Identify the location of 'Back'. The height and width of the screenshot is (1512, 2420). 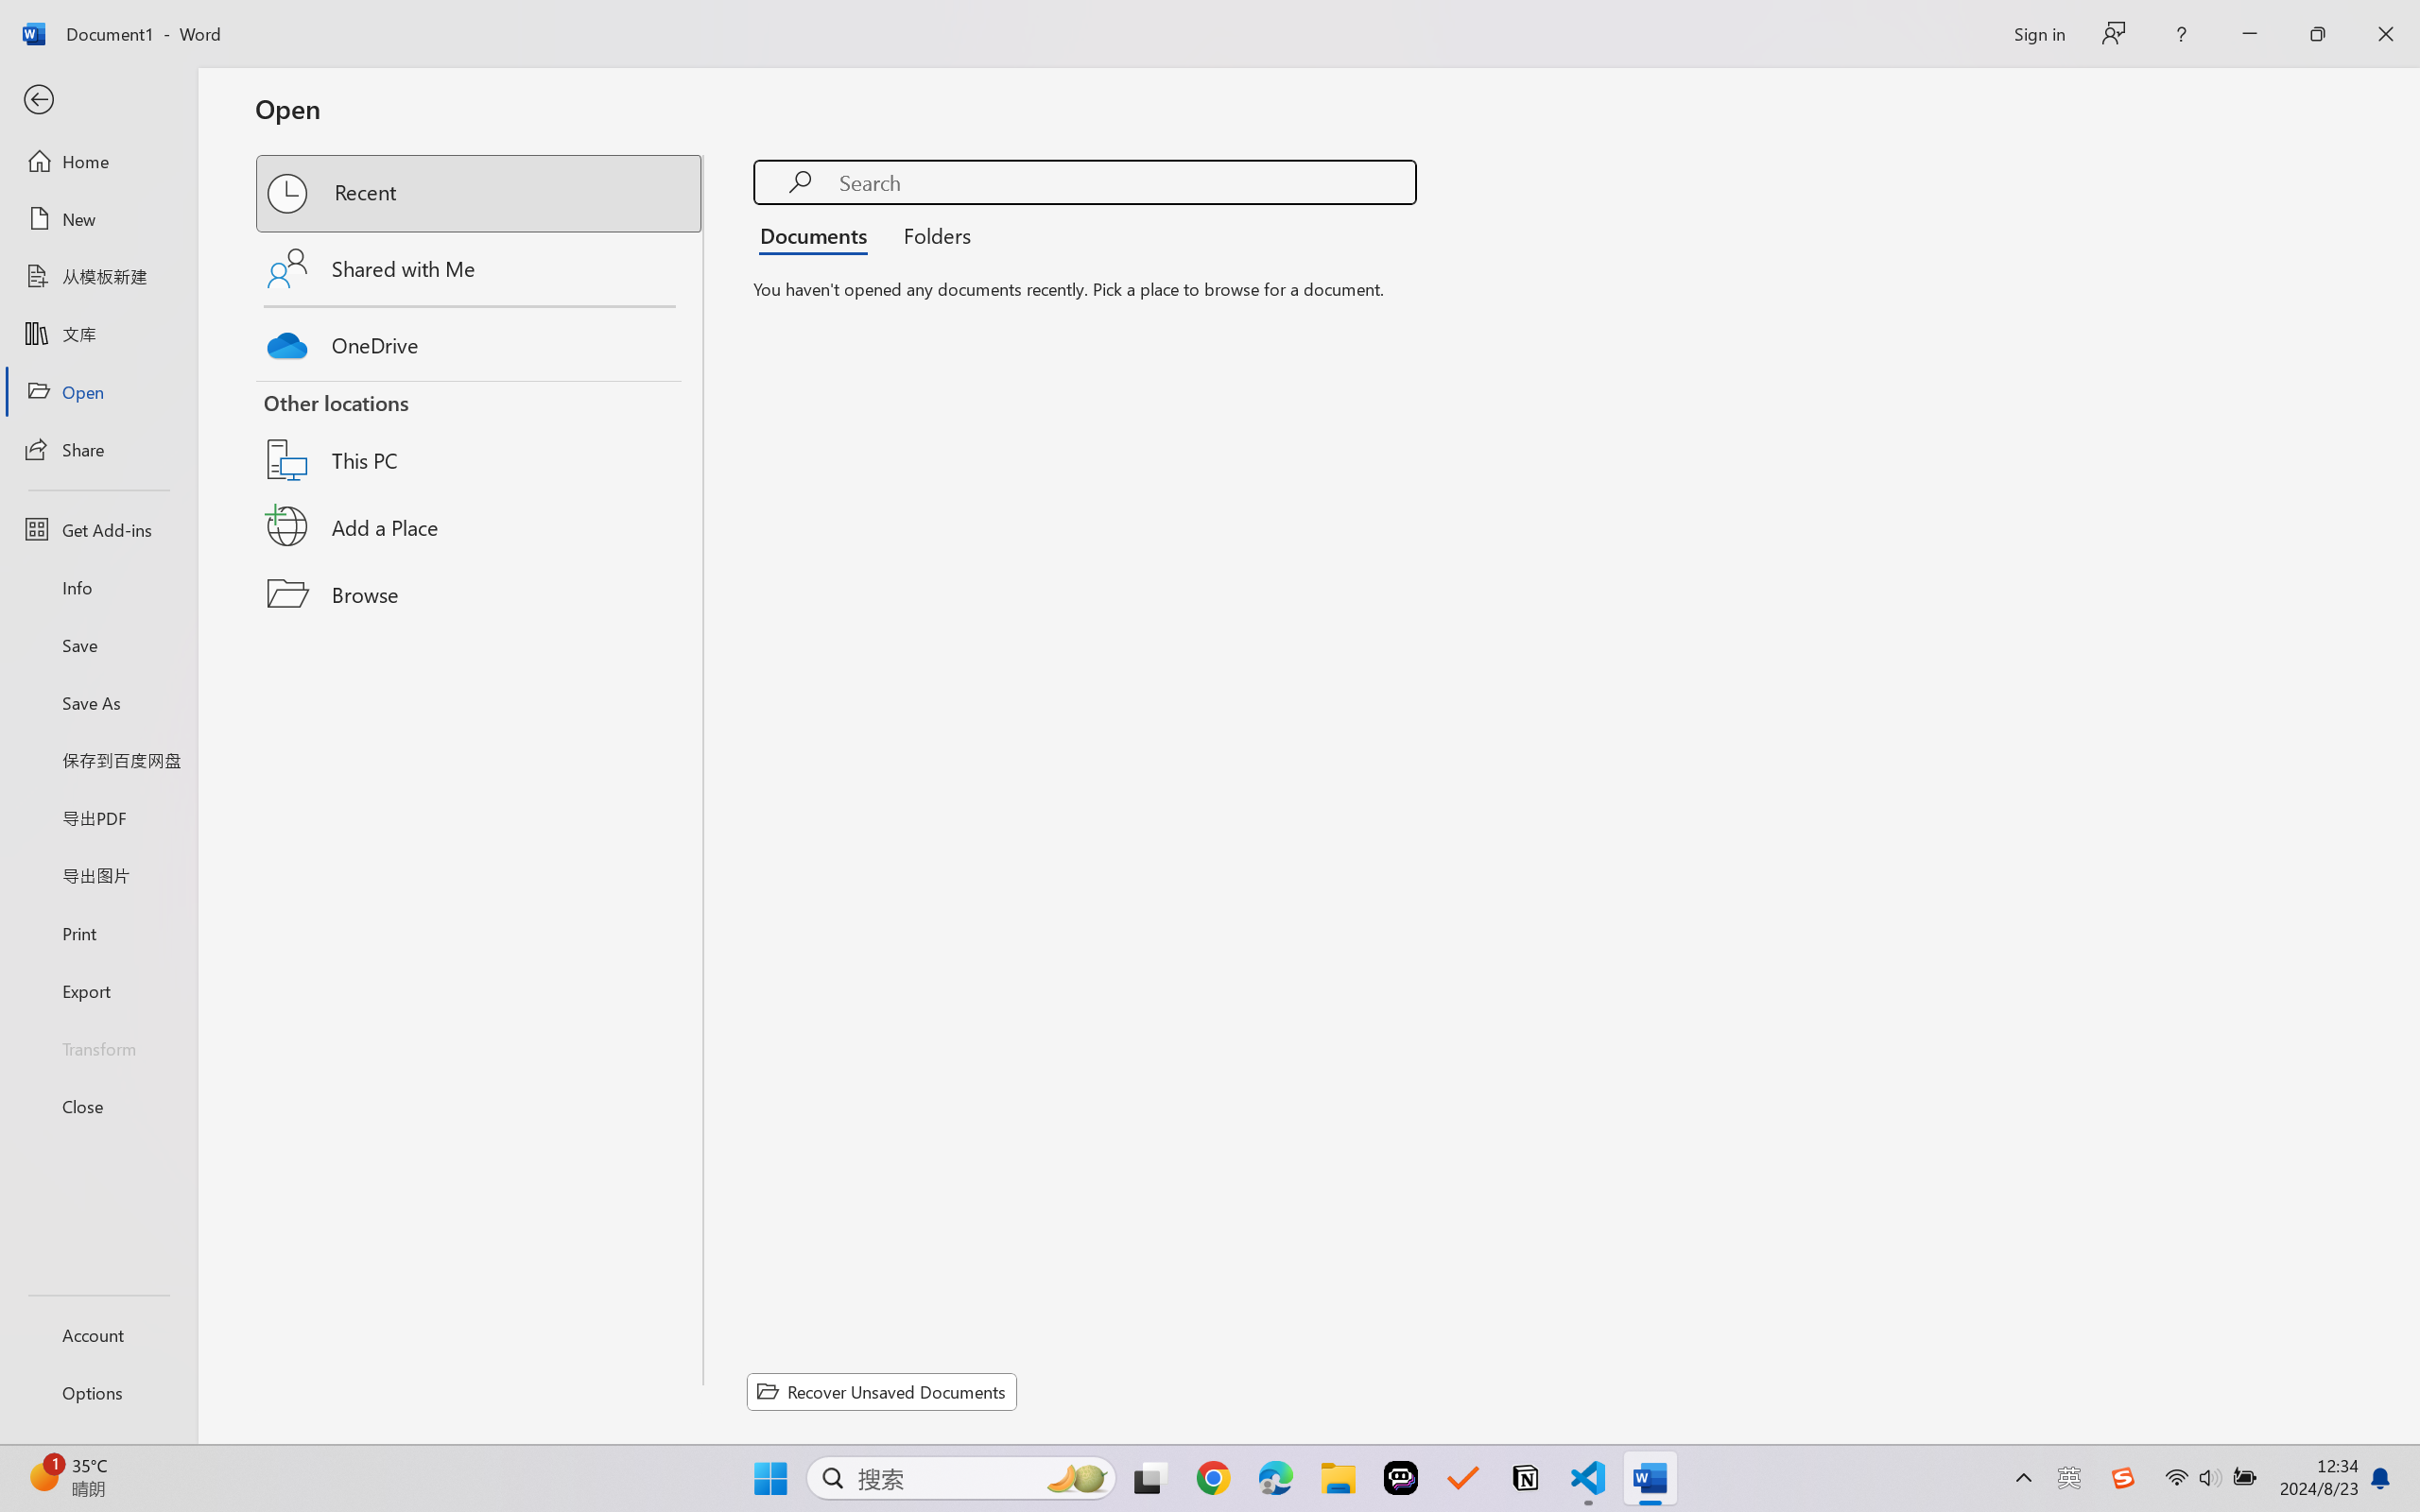
(97, 100).